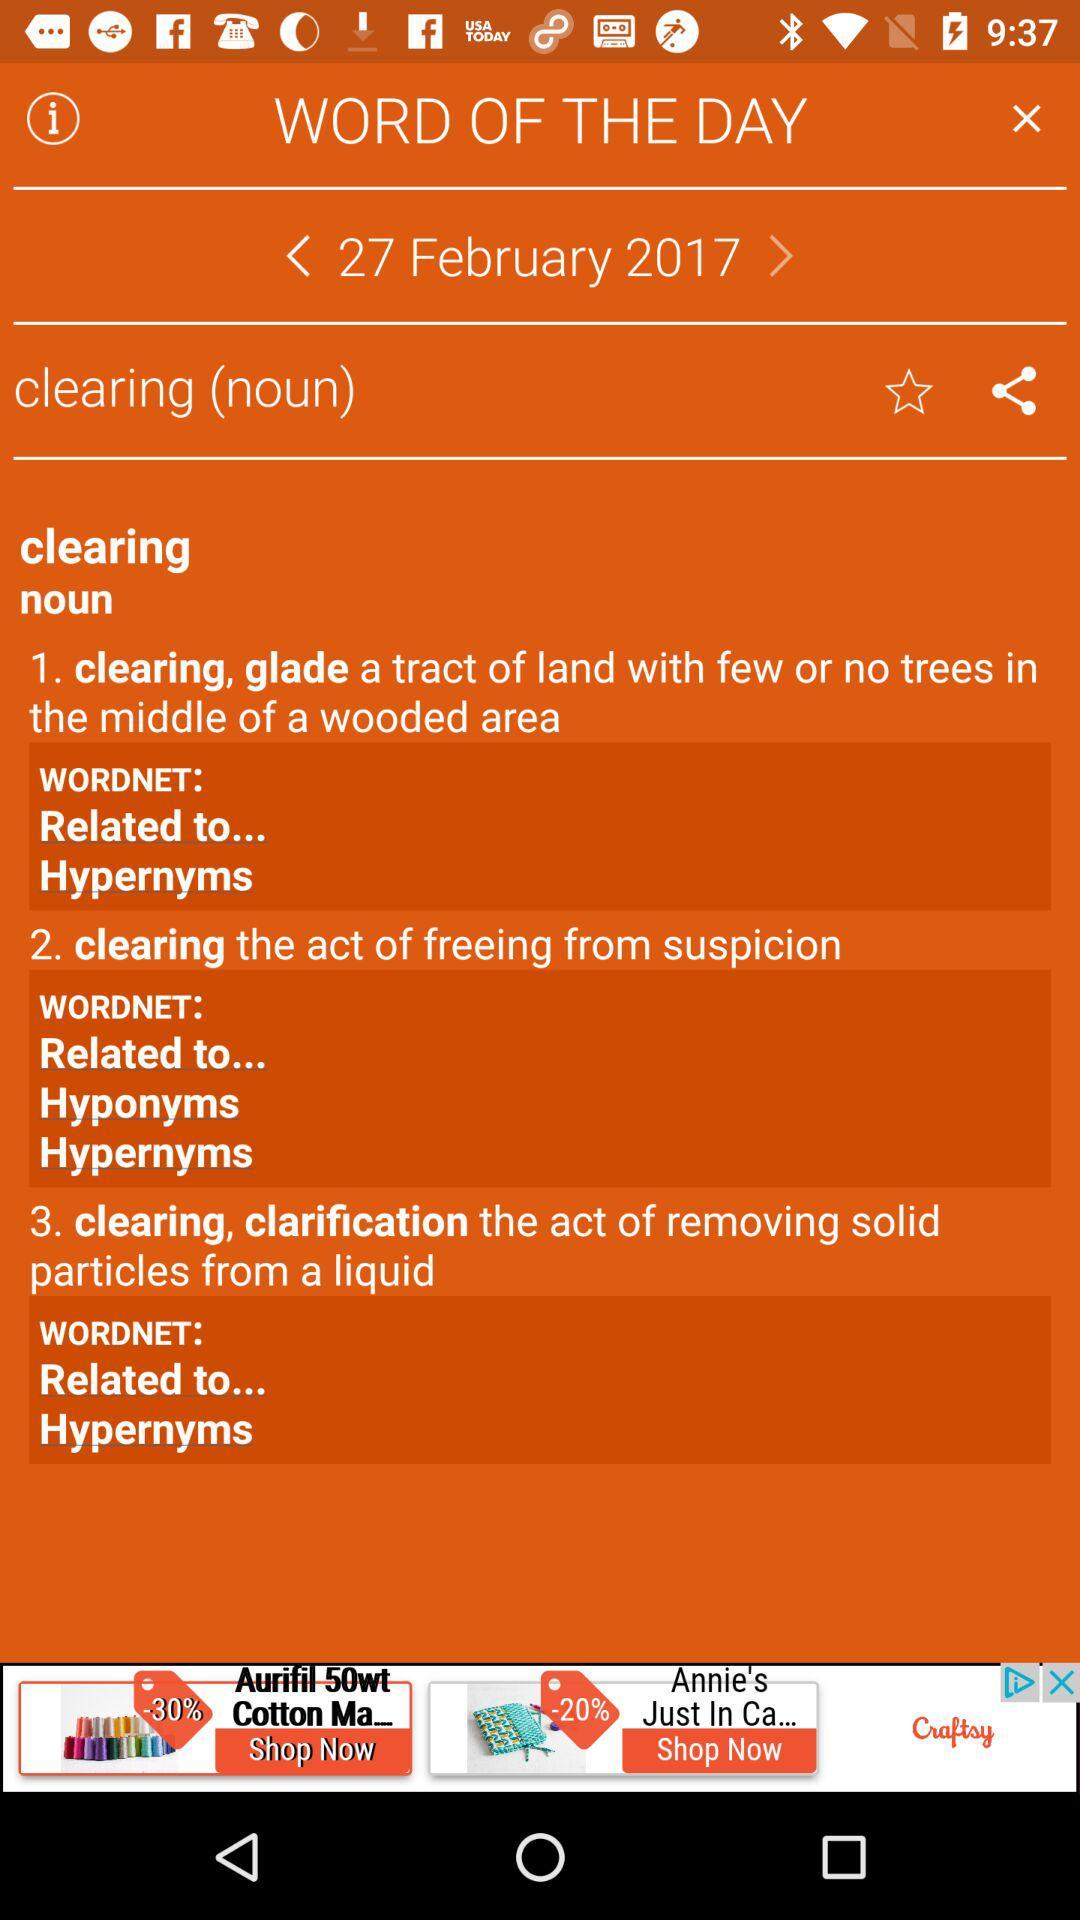 This screenshot has width=1080, height=1920. I want to click on more details, so click(52, 117).